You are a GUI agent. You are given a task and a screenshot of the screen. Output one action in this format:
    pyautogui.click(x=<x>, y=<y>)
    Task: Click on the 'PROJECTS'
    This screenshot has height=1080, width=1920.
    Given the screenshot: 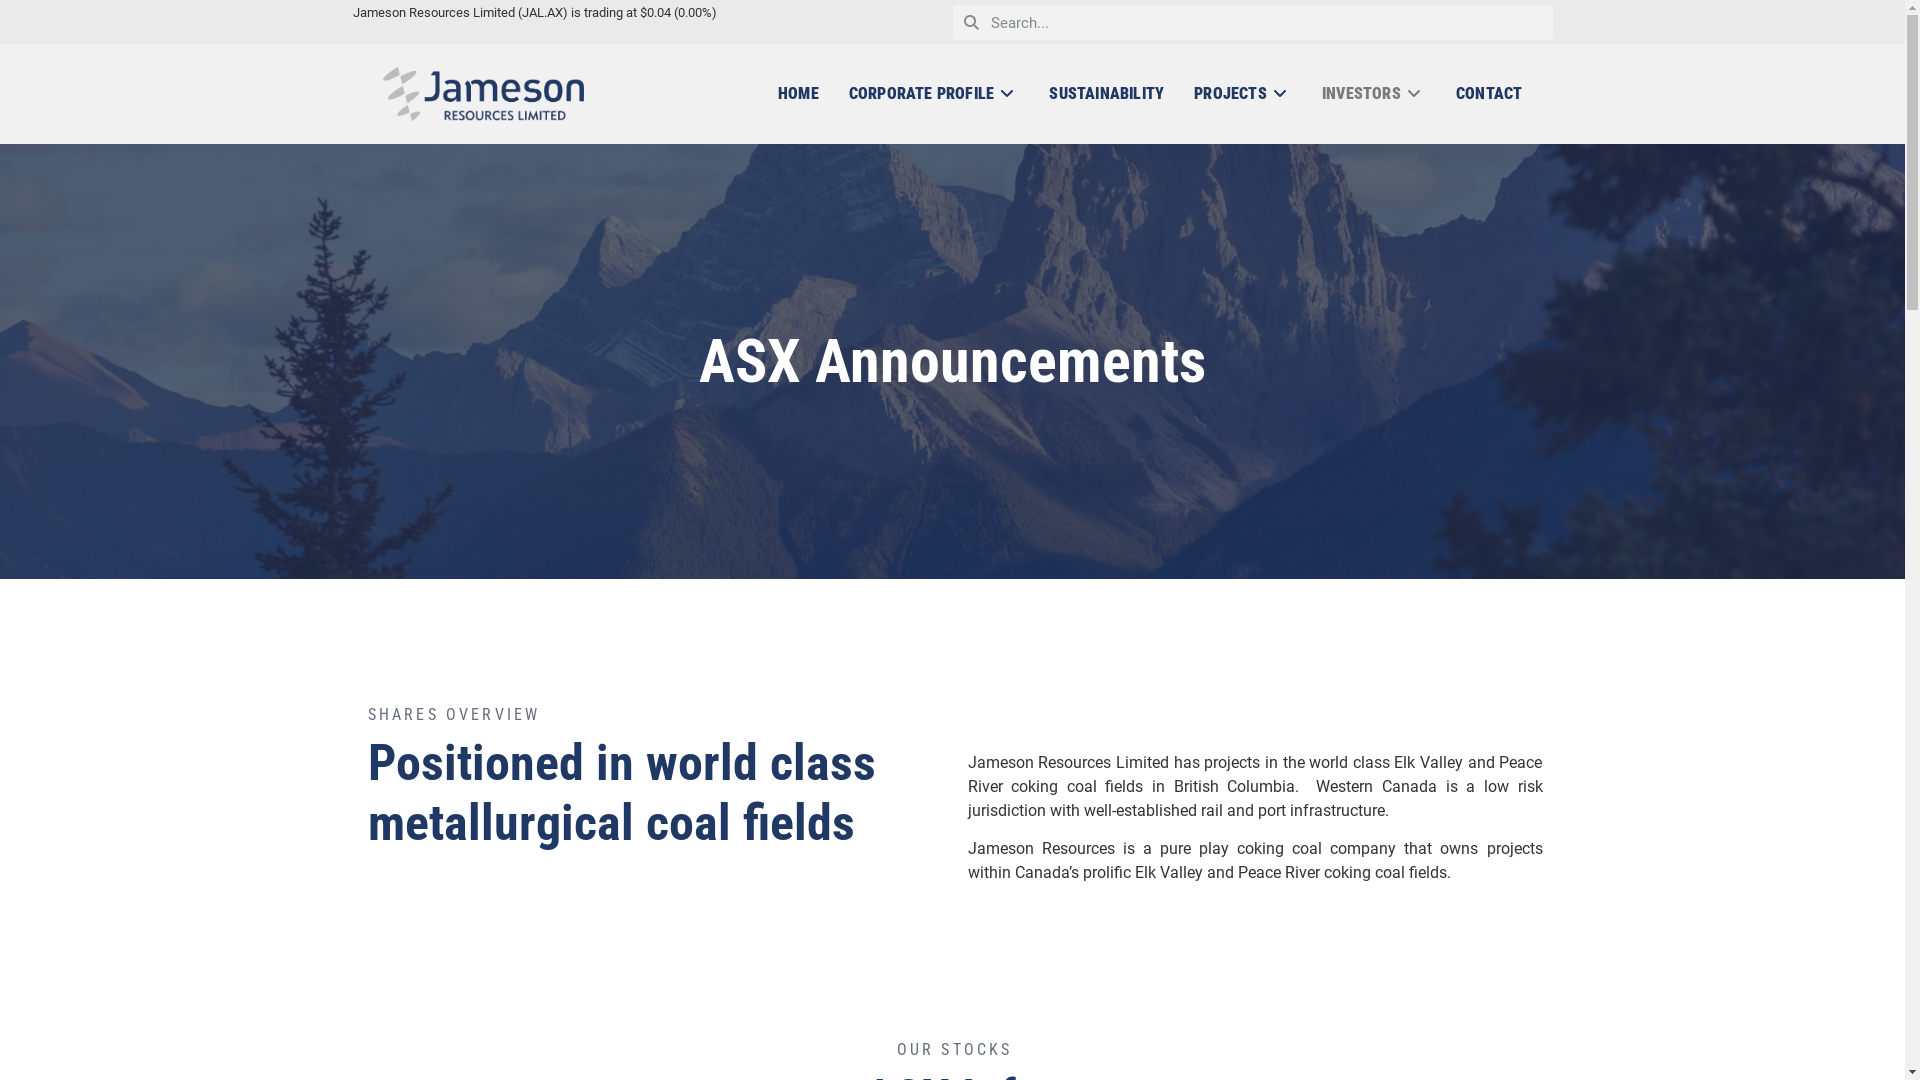 What is the action you would take?
    pyautogui.click(x=1242, y=93)
    